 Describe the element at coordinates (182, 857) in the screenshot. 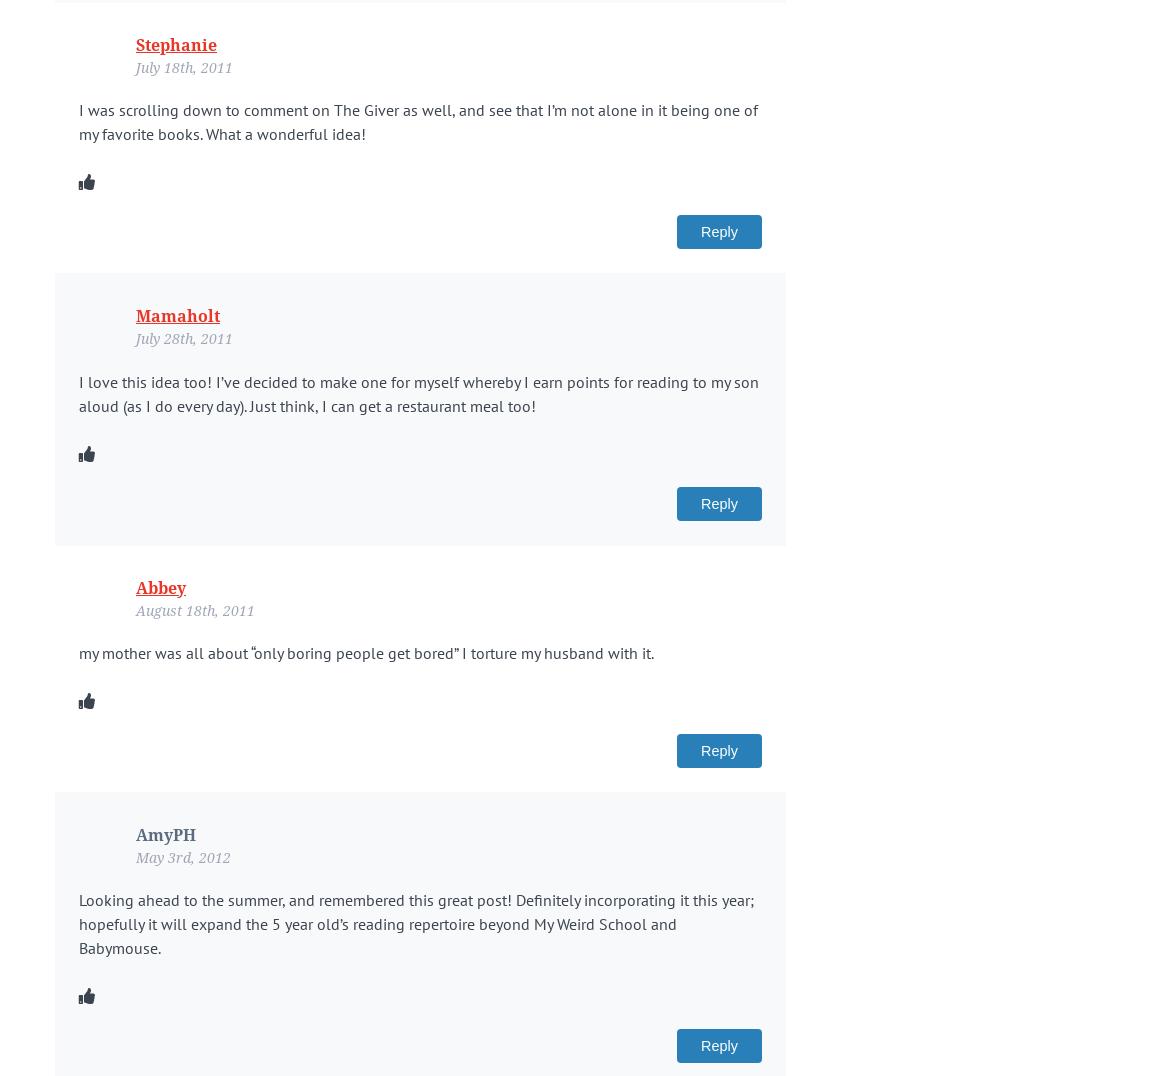

I see `'May 3rd, 2012'` at that location.